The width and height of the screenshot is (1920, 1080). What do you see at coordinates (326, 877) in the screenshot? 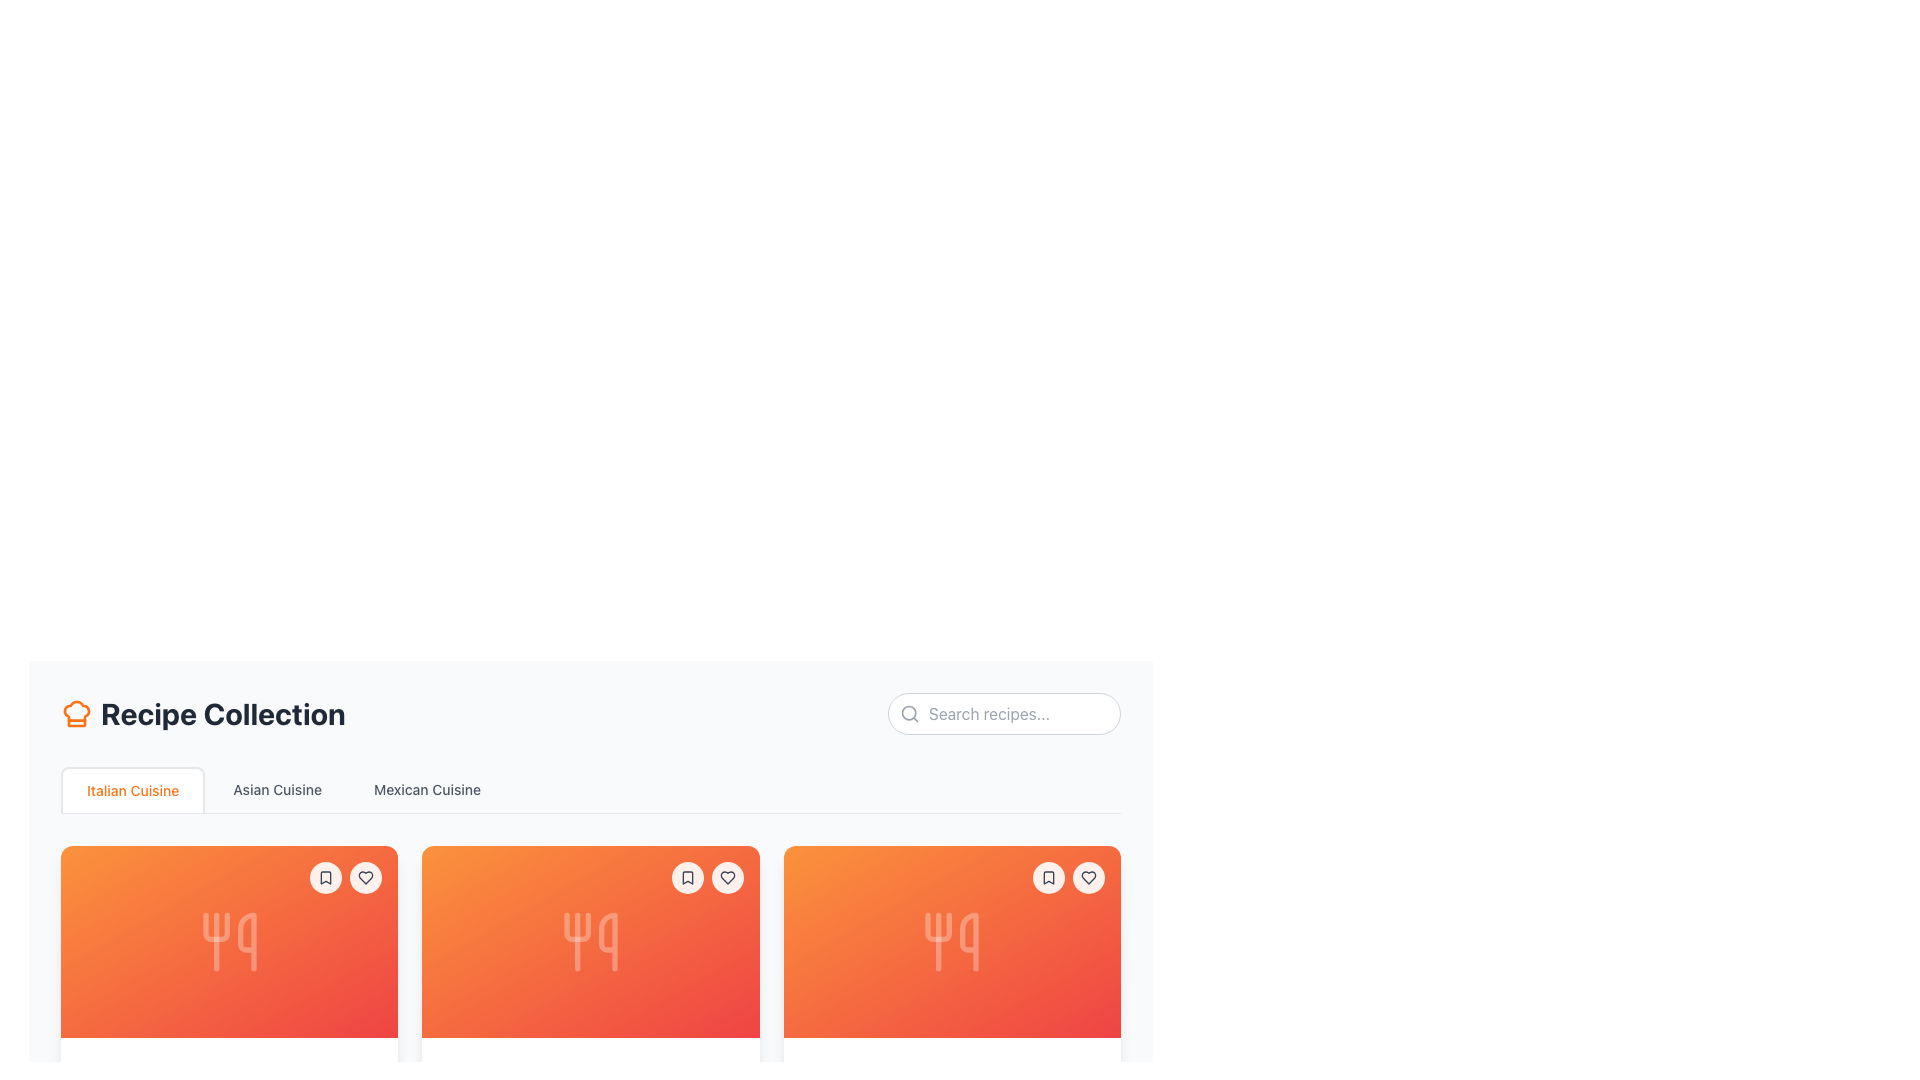
I see `the bookmark icon button, which is a black outline of a bookmark within a circular button with a white background, located near the top right corner of the second recipe card` at bounding box center [326, 877].